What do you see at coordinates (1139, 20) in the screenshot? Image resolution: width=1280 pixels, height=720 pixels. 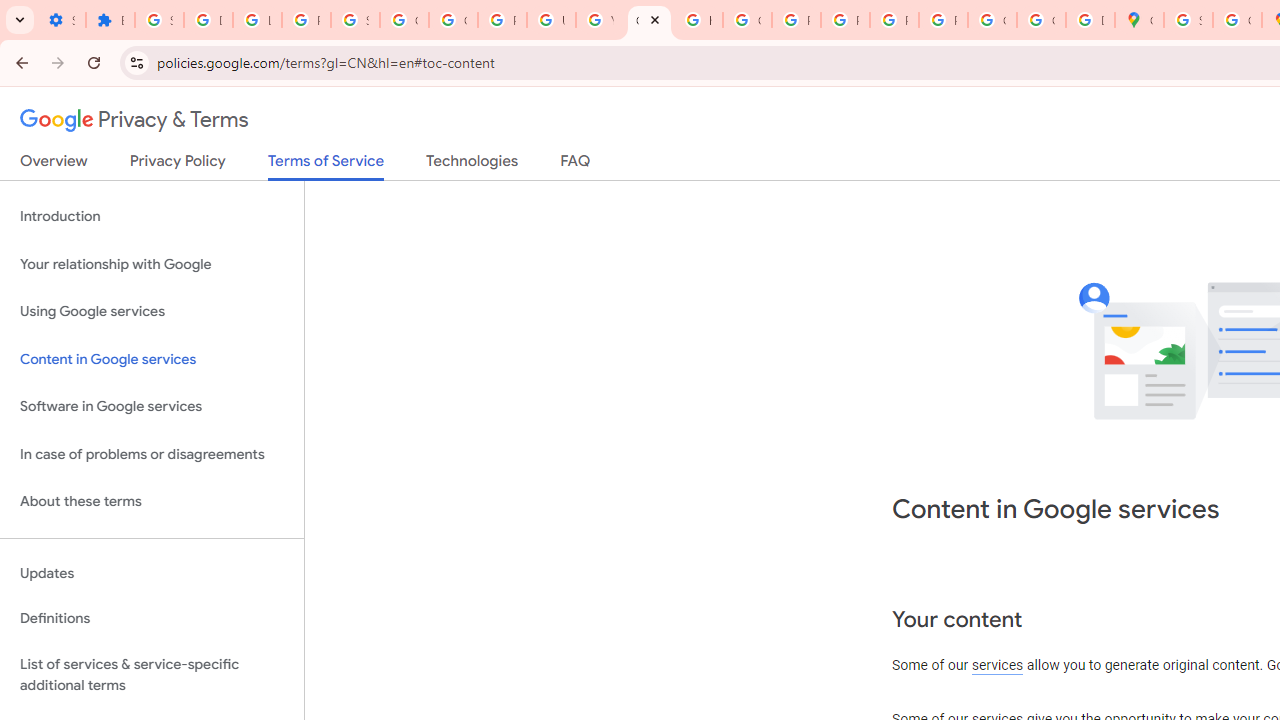 I see `'Google Maps'` at bounding box center [1139, 20].